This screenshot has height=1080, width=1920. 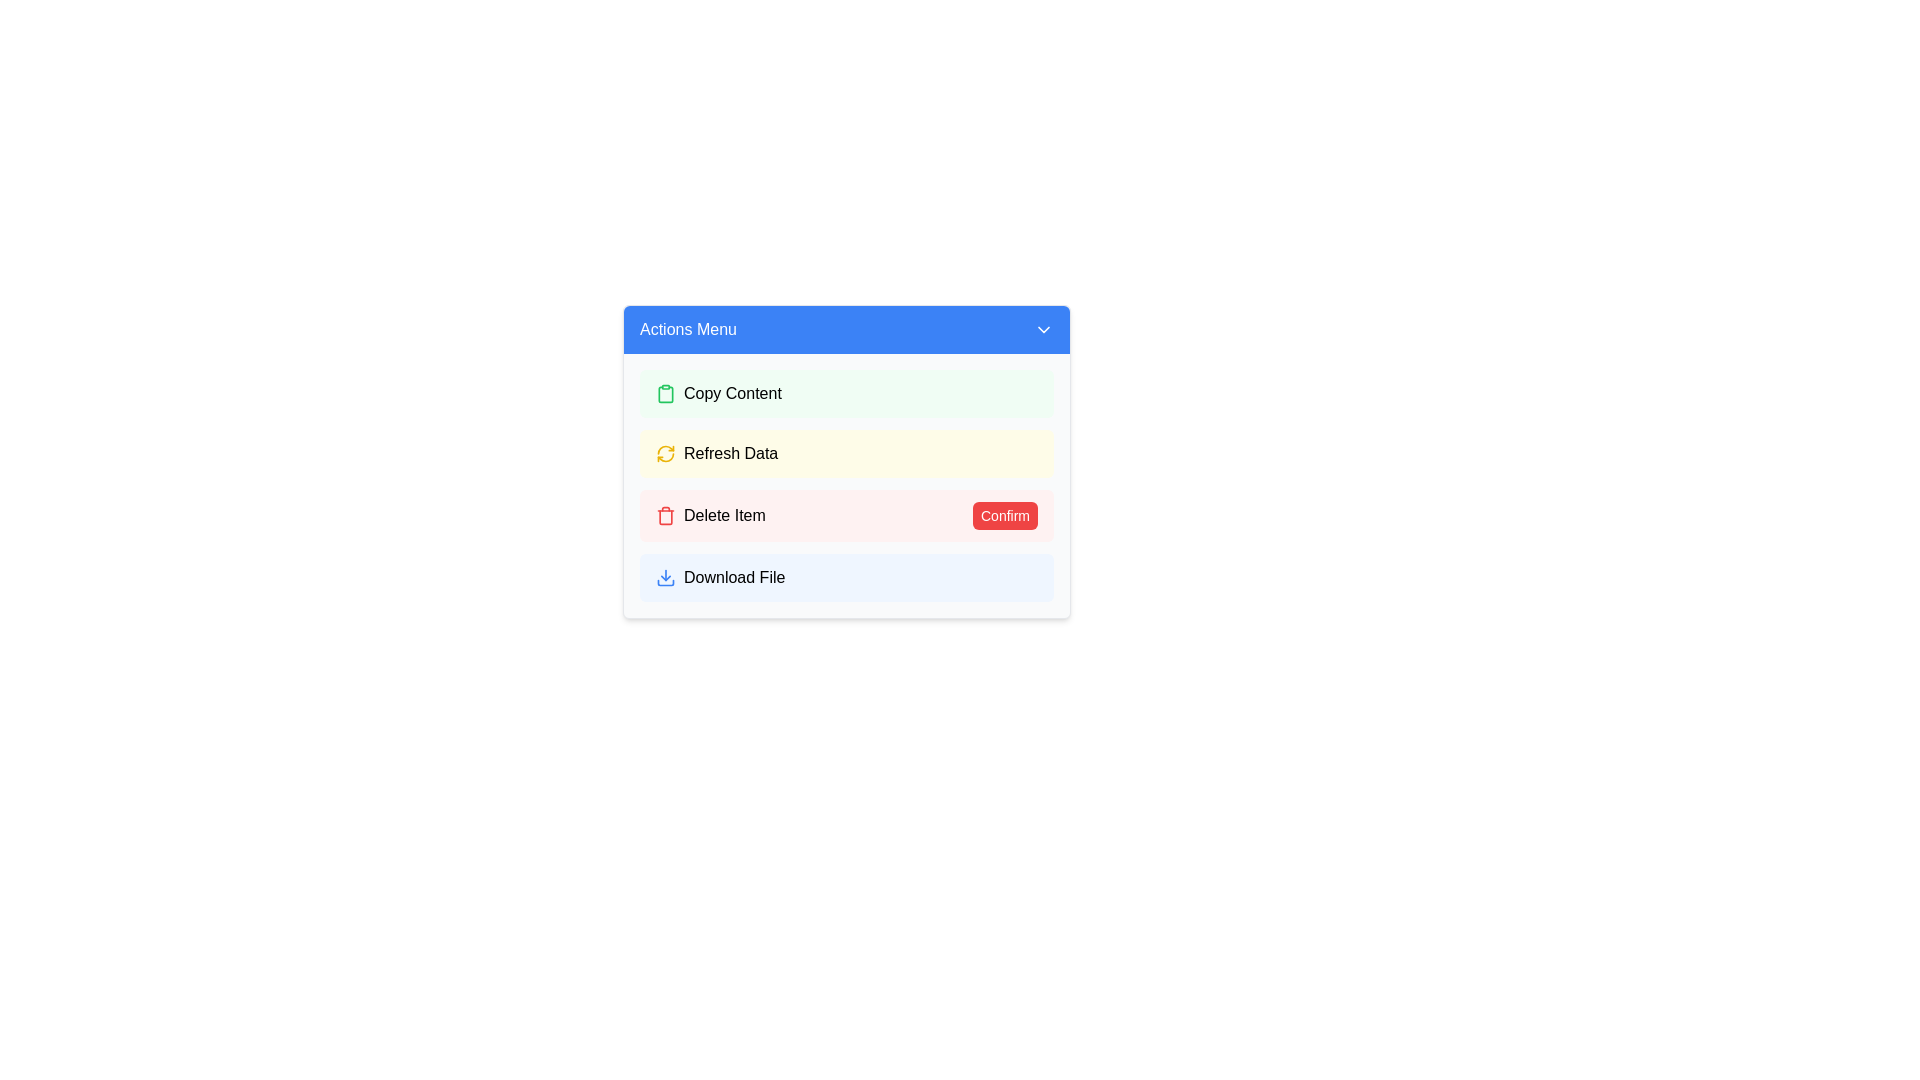 What do you see at coordinates (731, 393) in the screenshot?
I see `the textual label for the copy action located in the 'Actions Menu' section, next to the green clipboard icon` at bounding box center [731, 393].